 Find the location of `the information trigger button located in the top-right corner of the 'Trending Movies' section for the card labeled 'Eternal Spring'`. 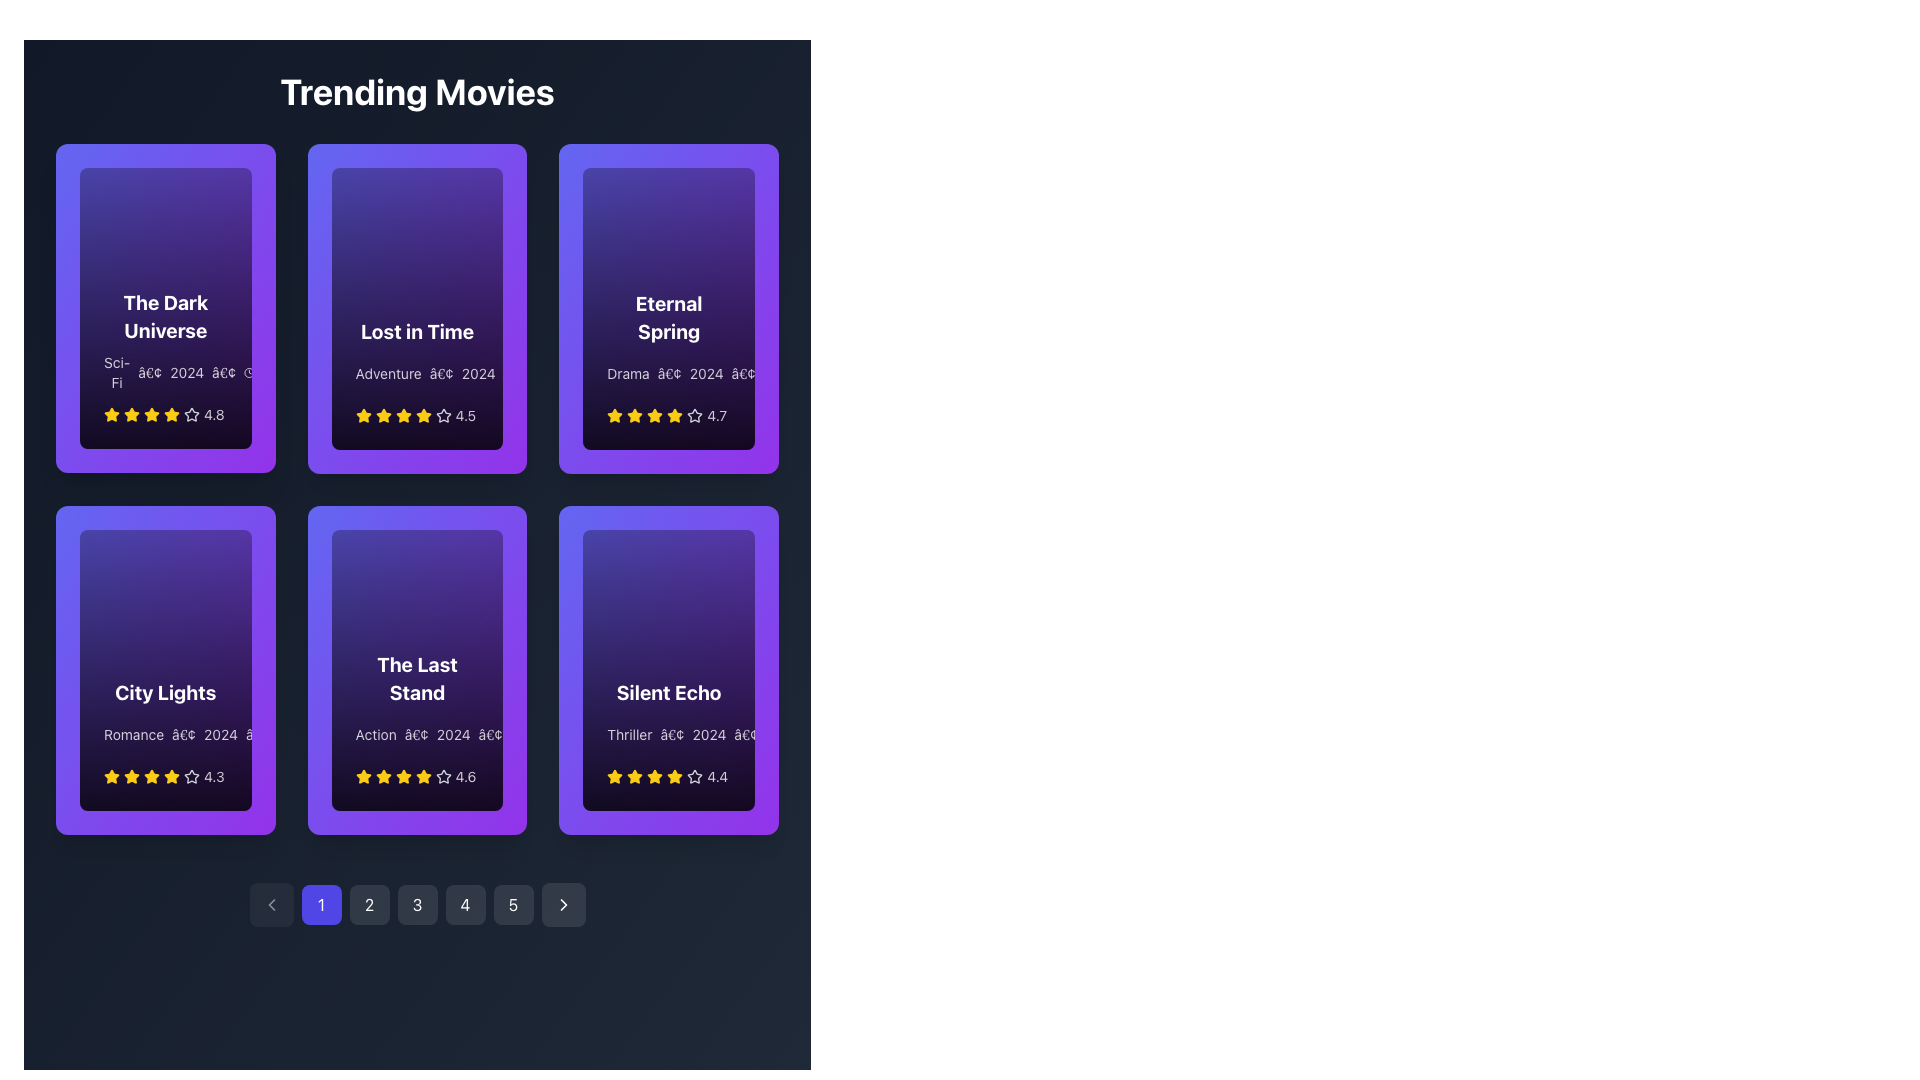

the information trigger button located in the top-right corner of the 'Trending Movies' section for the card labeled 'Eternal Spring' is located at coordinates (709, 185).